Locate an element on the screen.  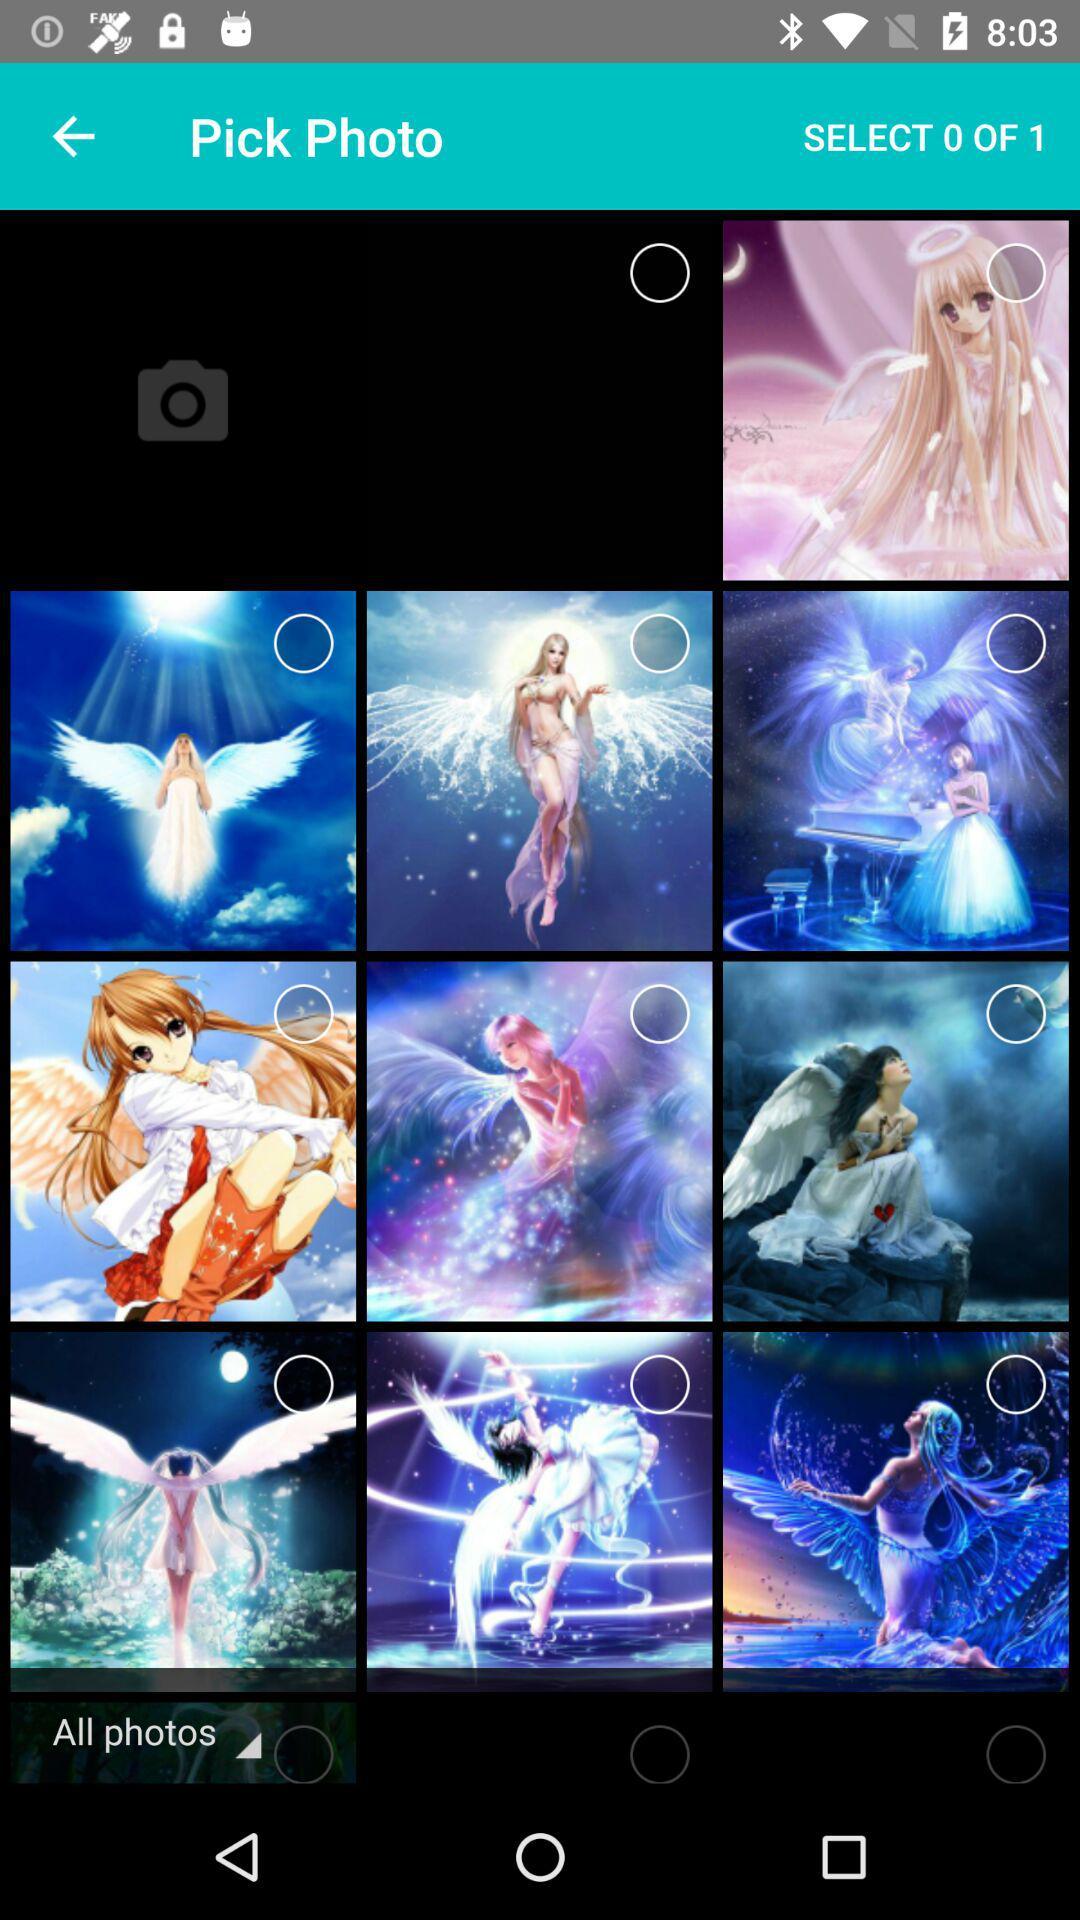
photo is located at coordinates (303, 1747).